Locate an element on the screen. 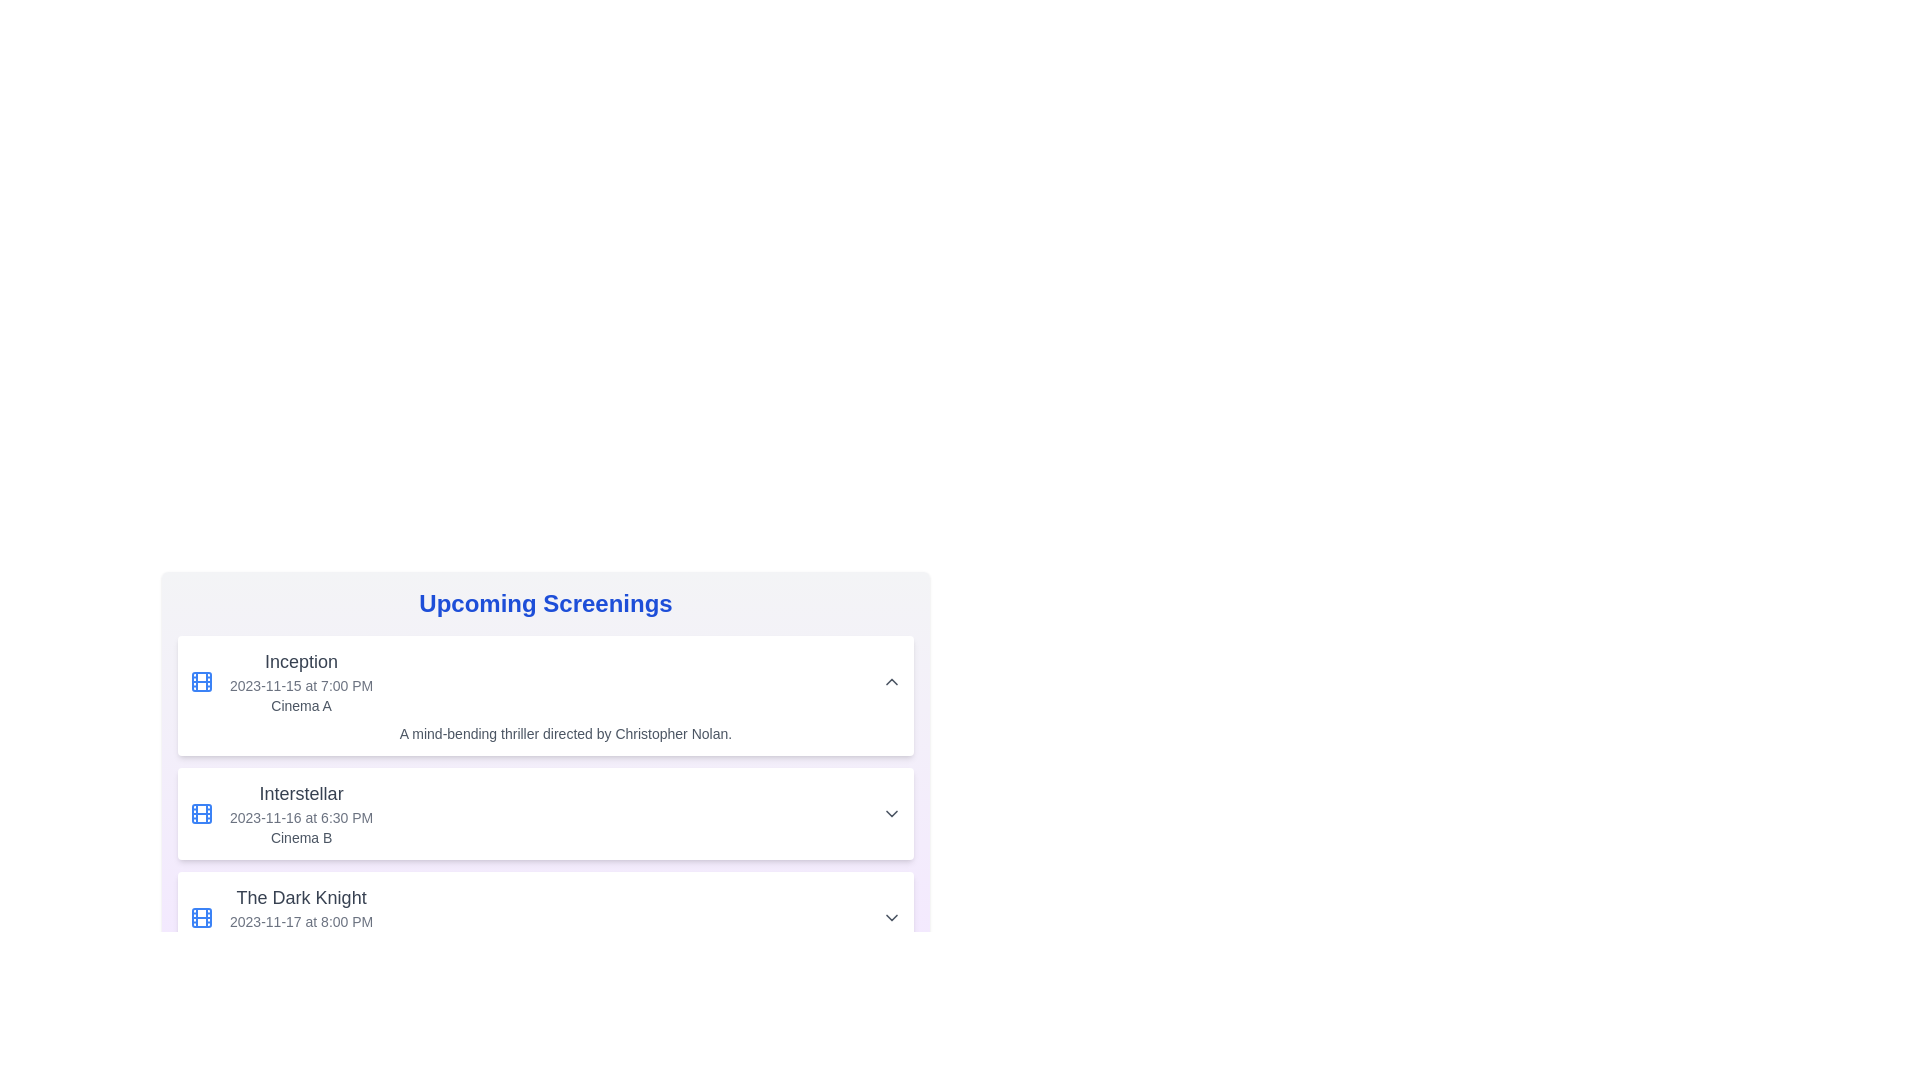 The height and width of the screenshot is (1080, 1920). an item within the list of upcoming screenings for more details is located at coordinates (546, 798).